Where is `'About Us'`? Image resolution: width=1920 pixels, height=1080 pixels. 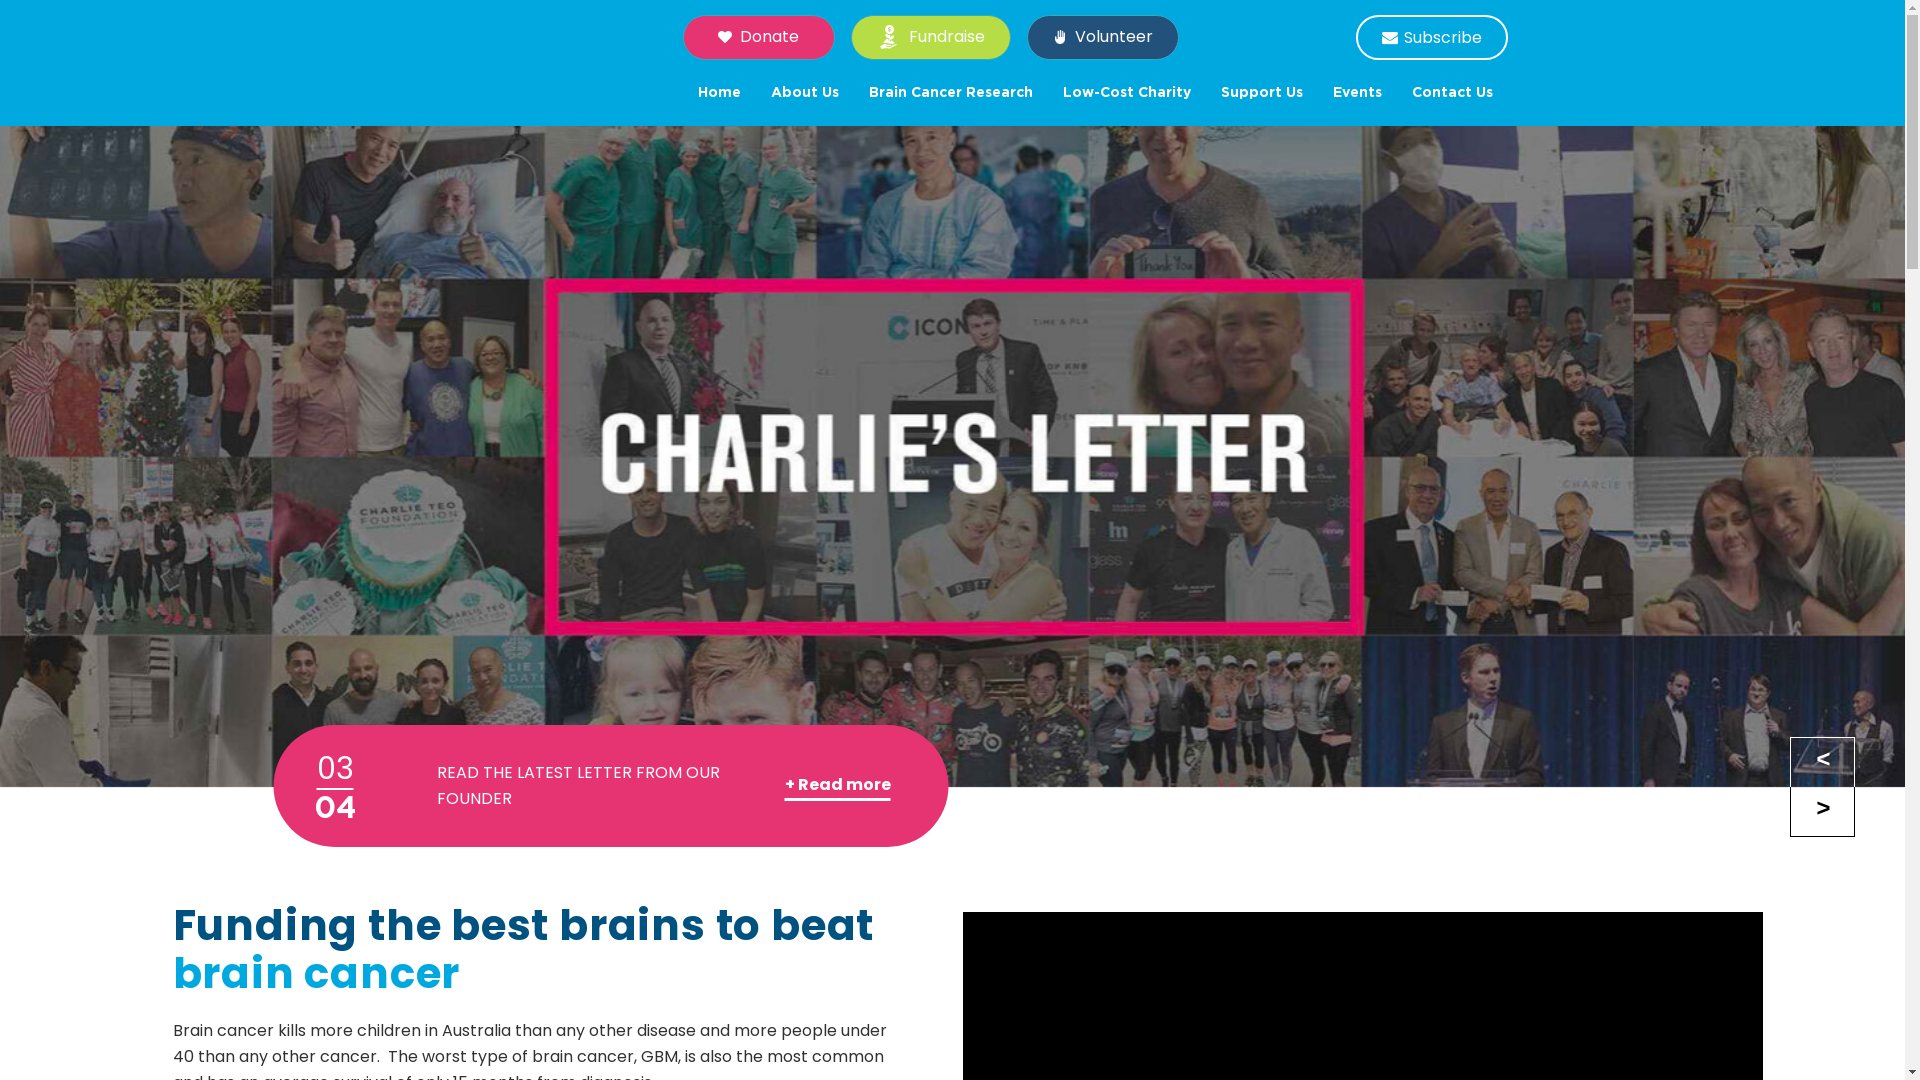
'About Us' is located at coordinates (754, 92).